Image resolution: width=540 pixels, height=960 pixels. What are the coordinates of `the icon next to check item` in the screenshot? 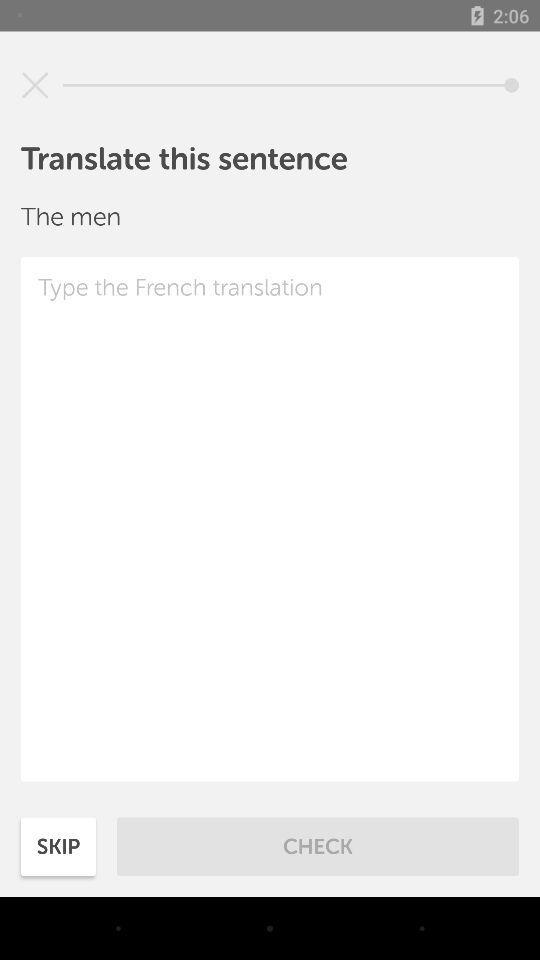 It's located at (58, 845).